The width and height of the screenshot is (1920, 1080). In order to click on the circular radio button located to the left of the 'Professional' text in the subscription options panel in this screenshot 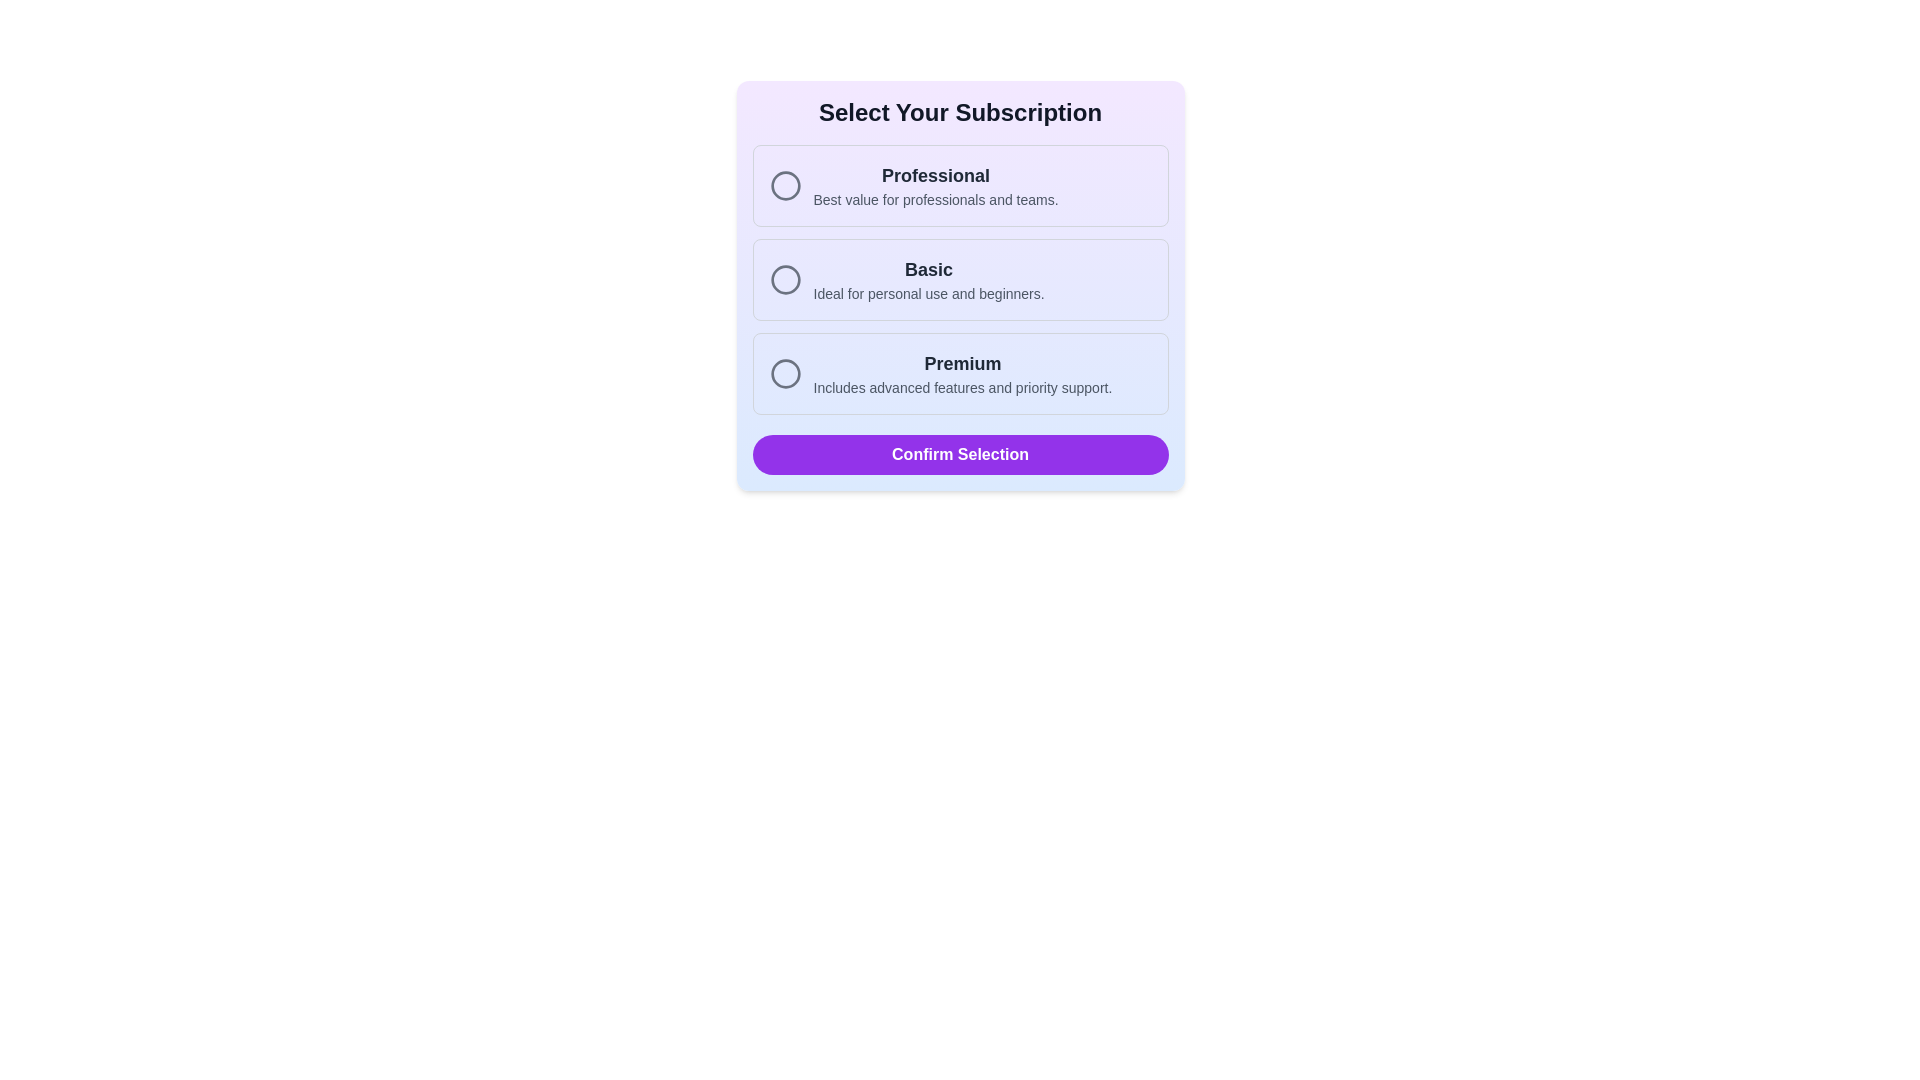, I will do `click(784, 185)`.